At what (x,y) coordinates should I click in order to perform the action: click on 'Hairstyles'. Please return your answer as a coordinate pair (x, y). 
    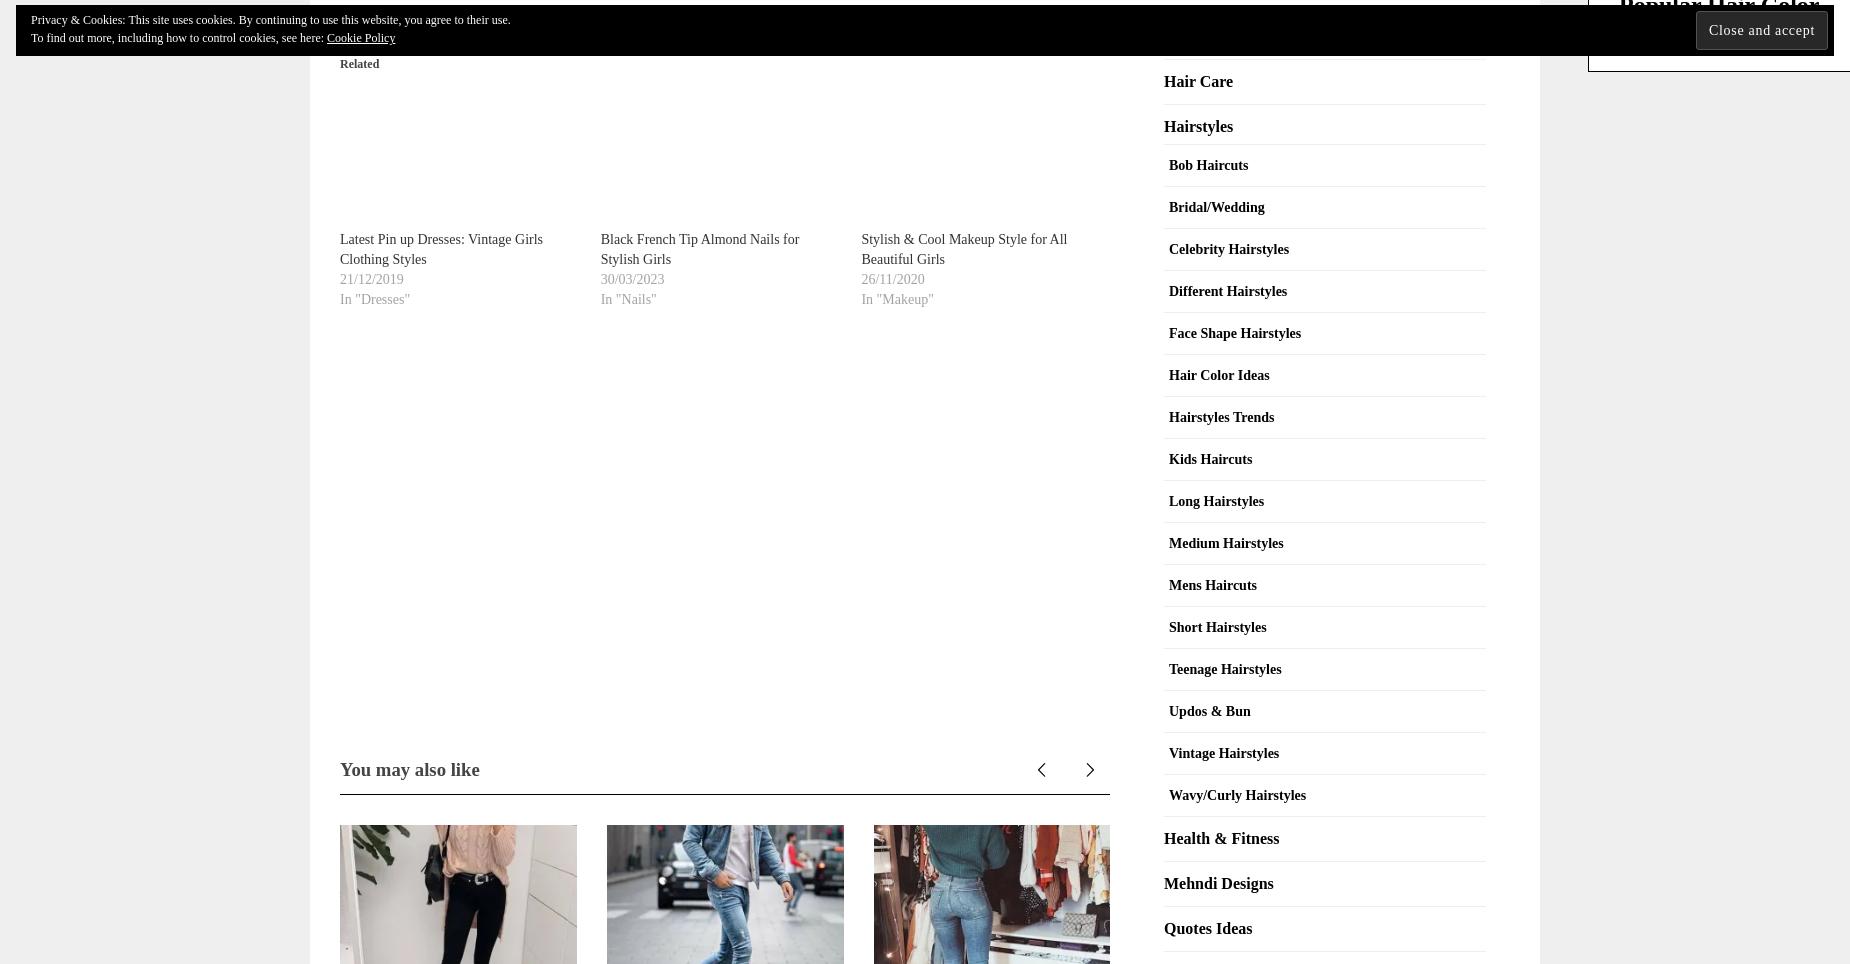
    Looking at the image, I should click on (1197, 125).